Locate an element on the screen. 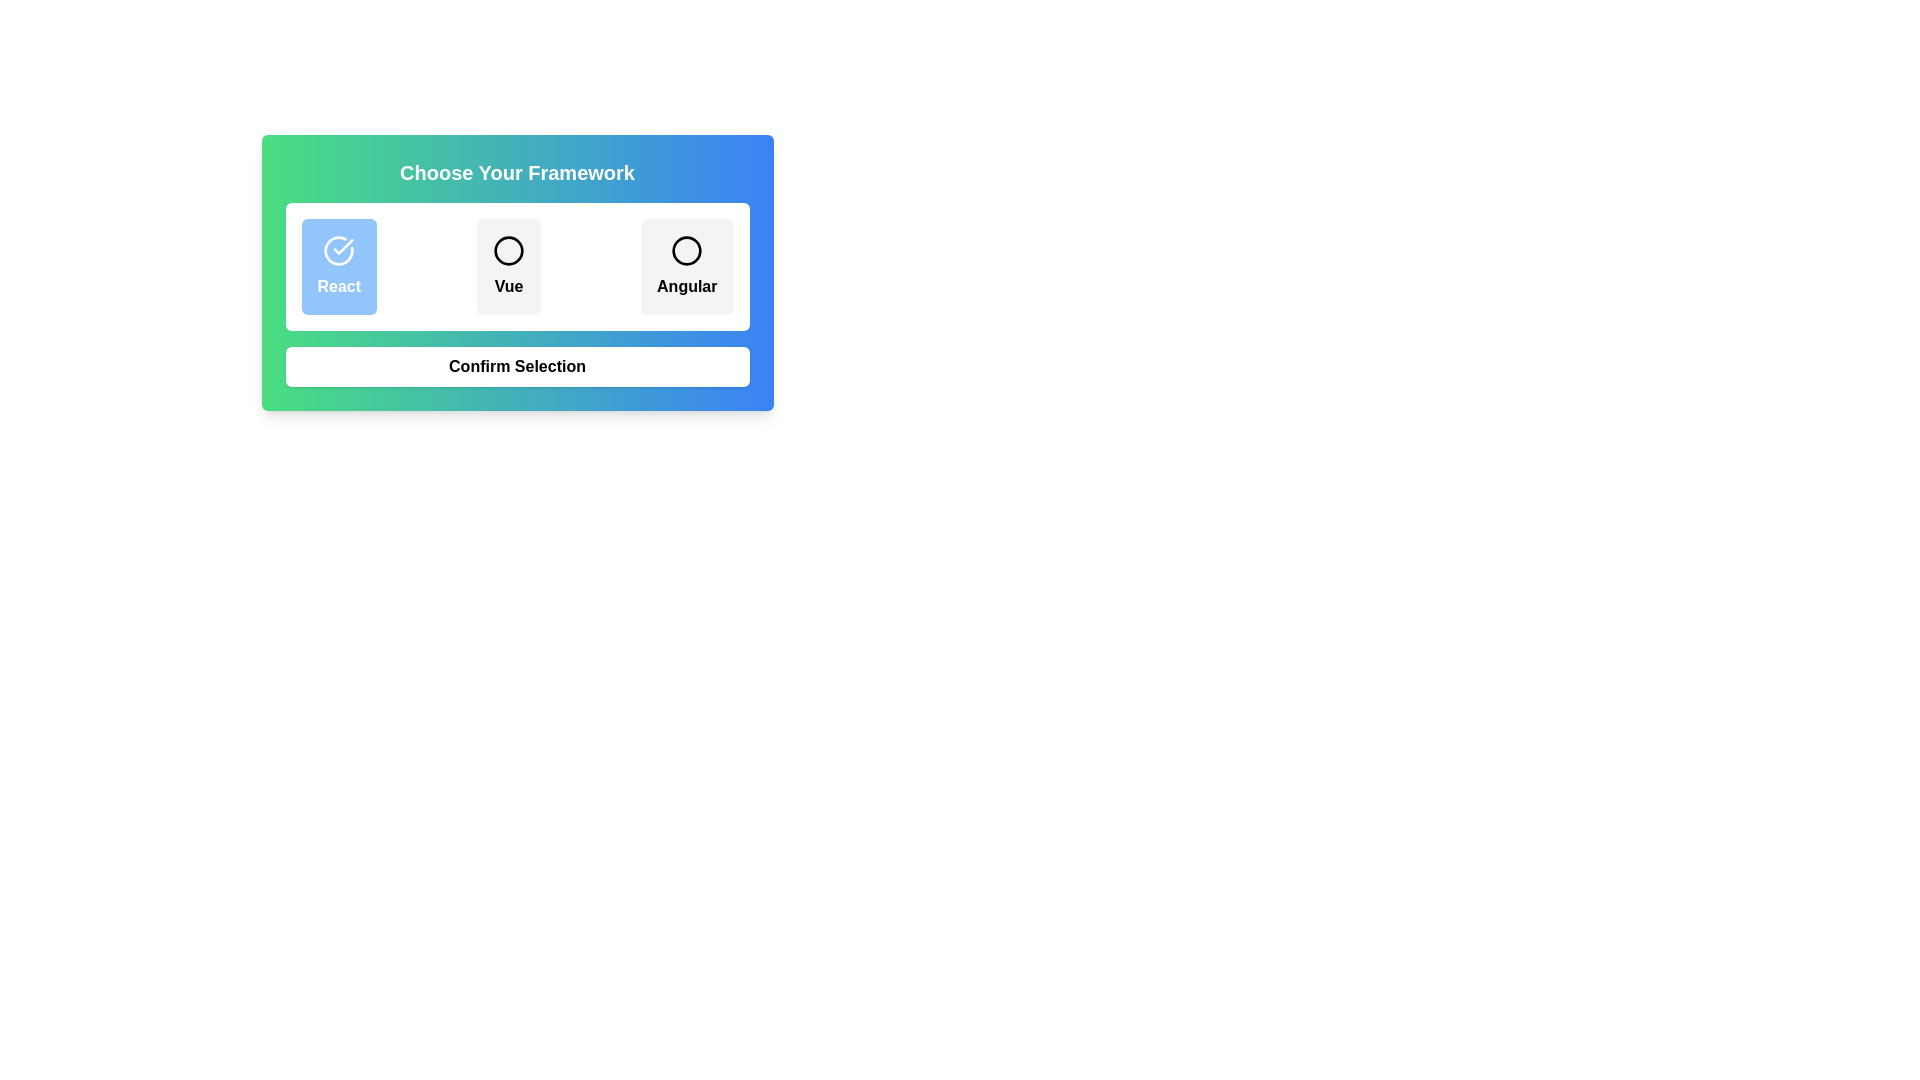  text of the label indicating the 'Vue' framework, which is positioned centrally below the corresponding radio button in a horizontal list of options is located at coordinates (508, 286).